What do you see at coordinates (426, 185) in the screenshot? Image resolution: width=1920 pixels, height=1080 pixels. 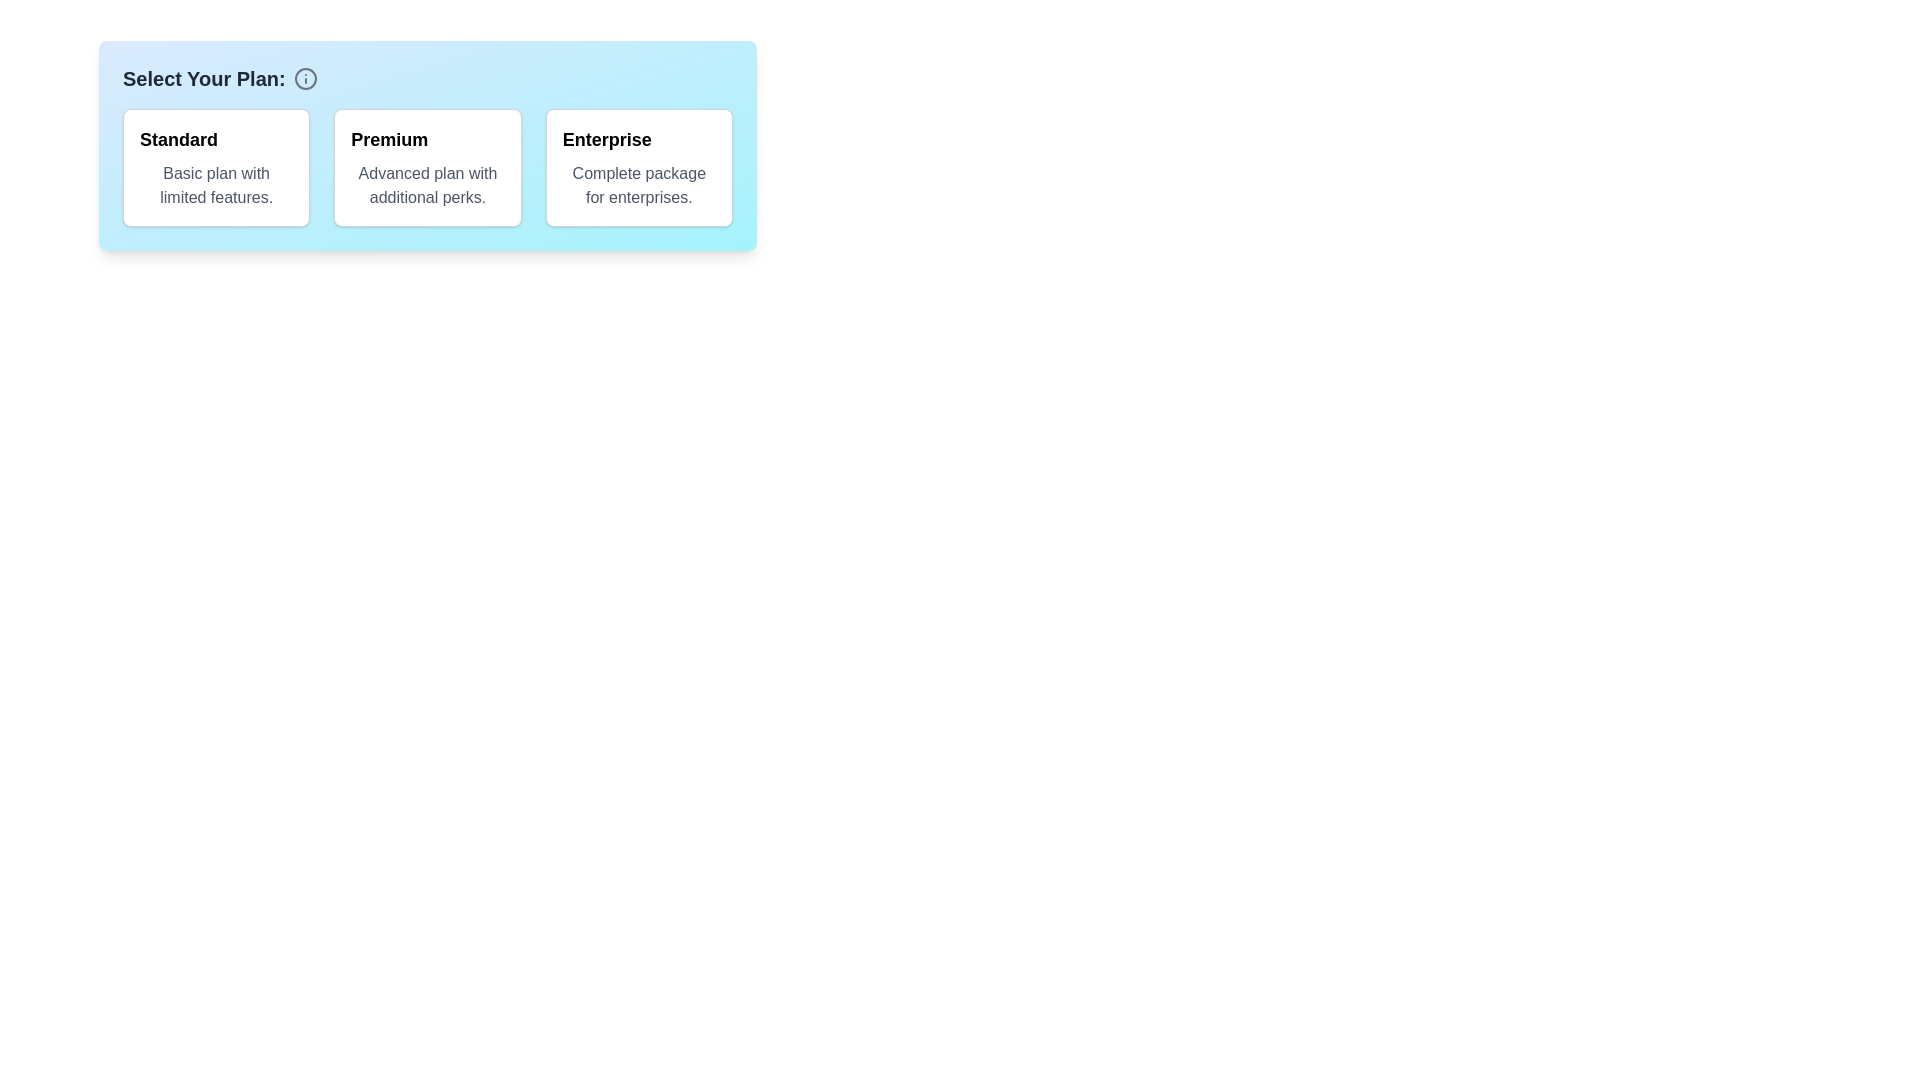 I see `the descriptive text element for the 'Premium' plan, which is located within the central card of three side-by-side cards under the 'Select Your Plan' header` at bounding box center [426, 185].